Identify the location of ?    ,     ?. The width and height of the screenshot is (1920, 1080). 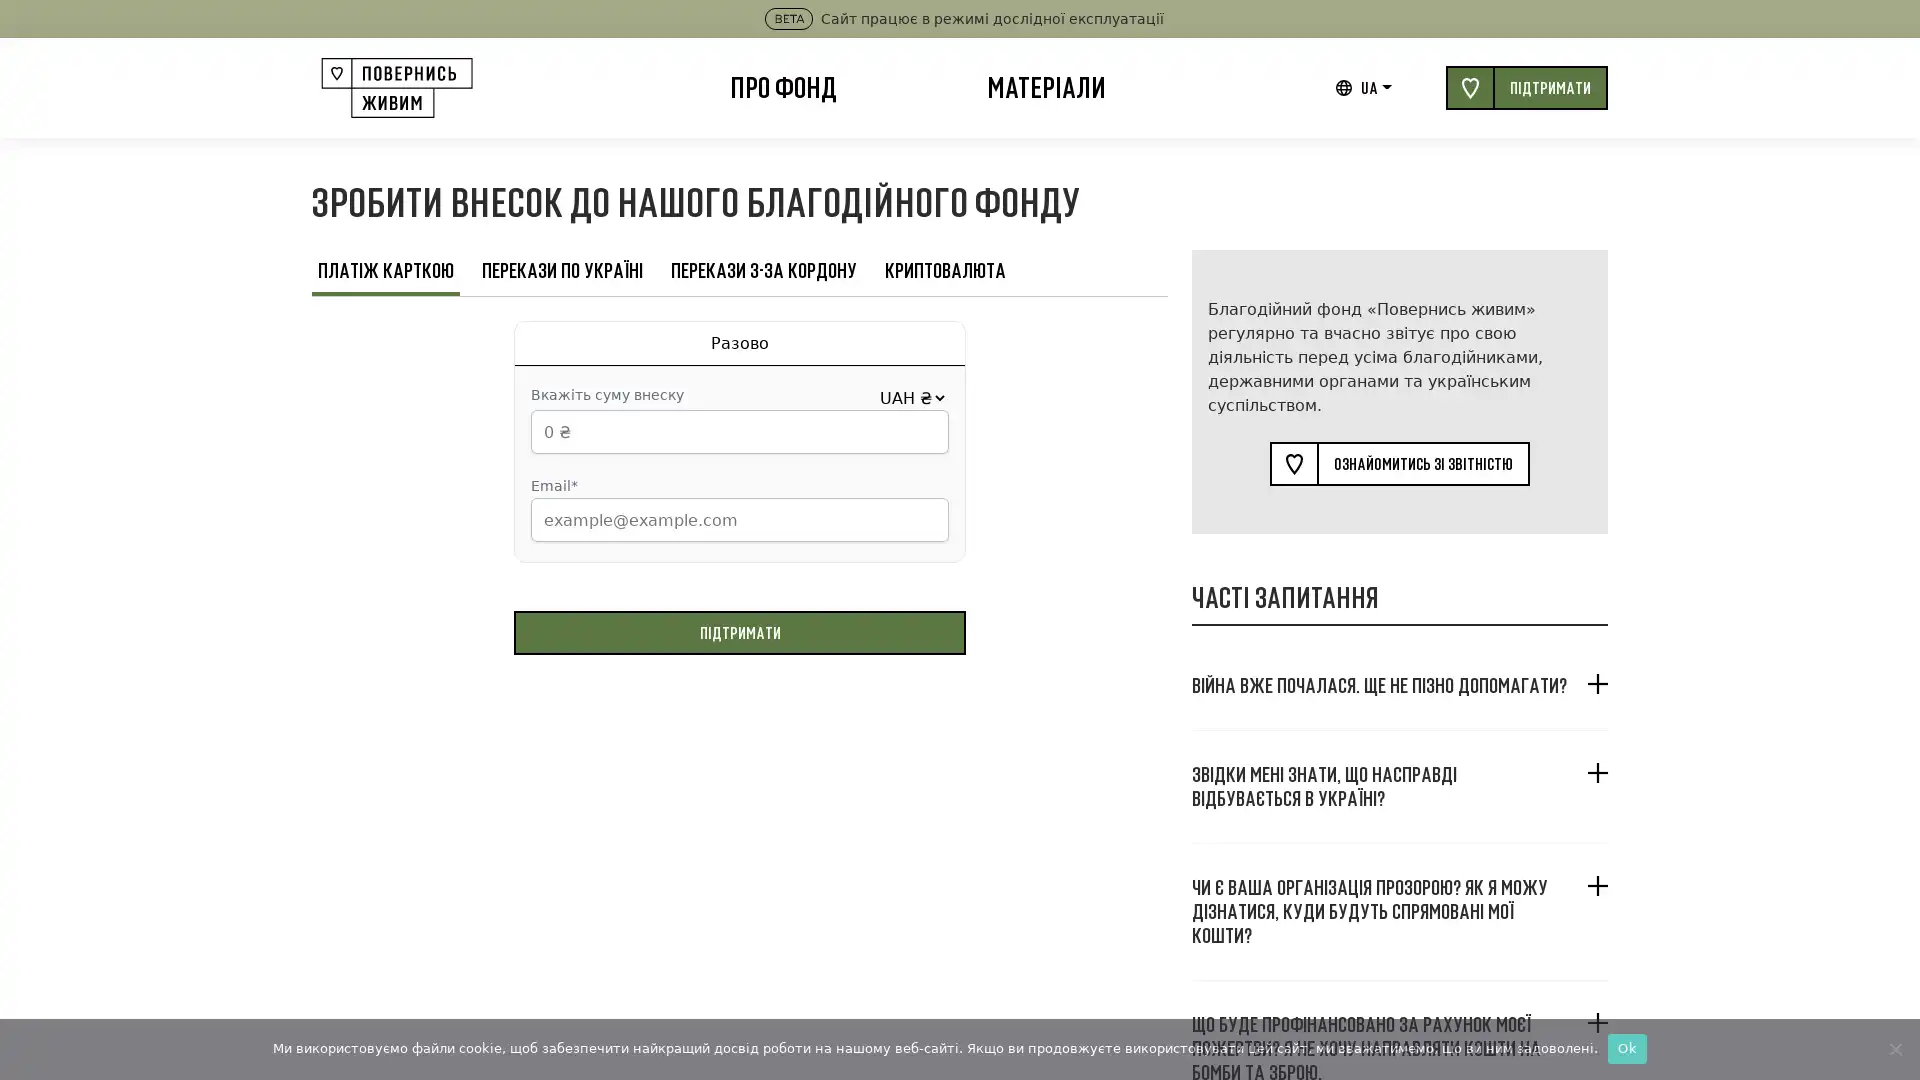
(1399, 910).